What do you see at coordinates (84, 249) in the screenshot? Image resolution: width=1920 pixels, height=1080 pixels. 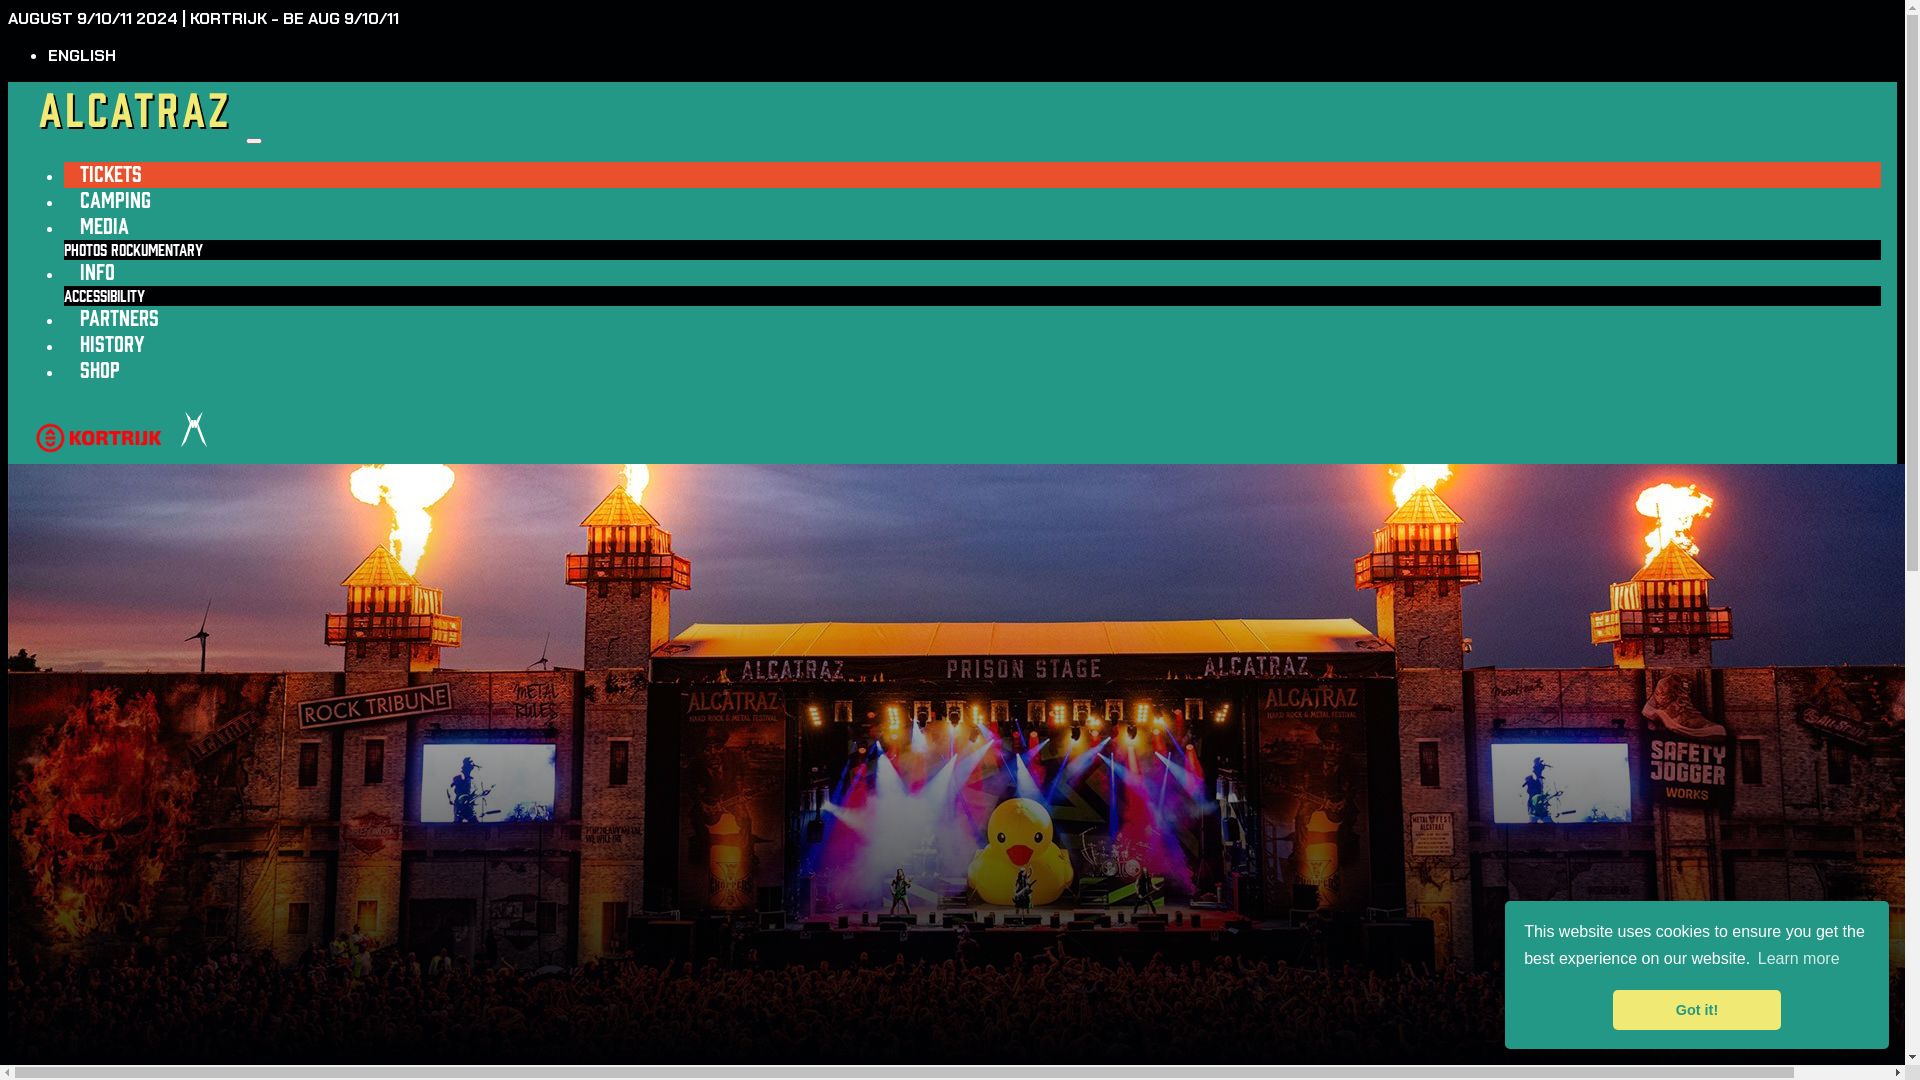 I see `'PHOTOS'` at bounding box center [84, 249].